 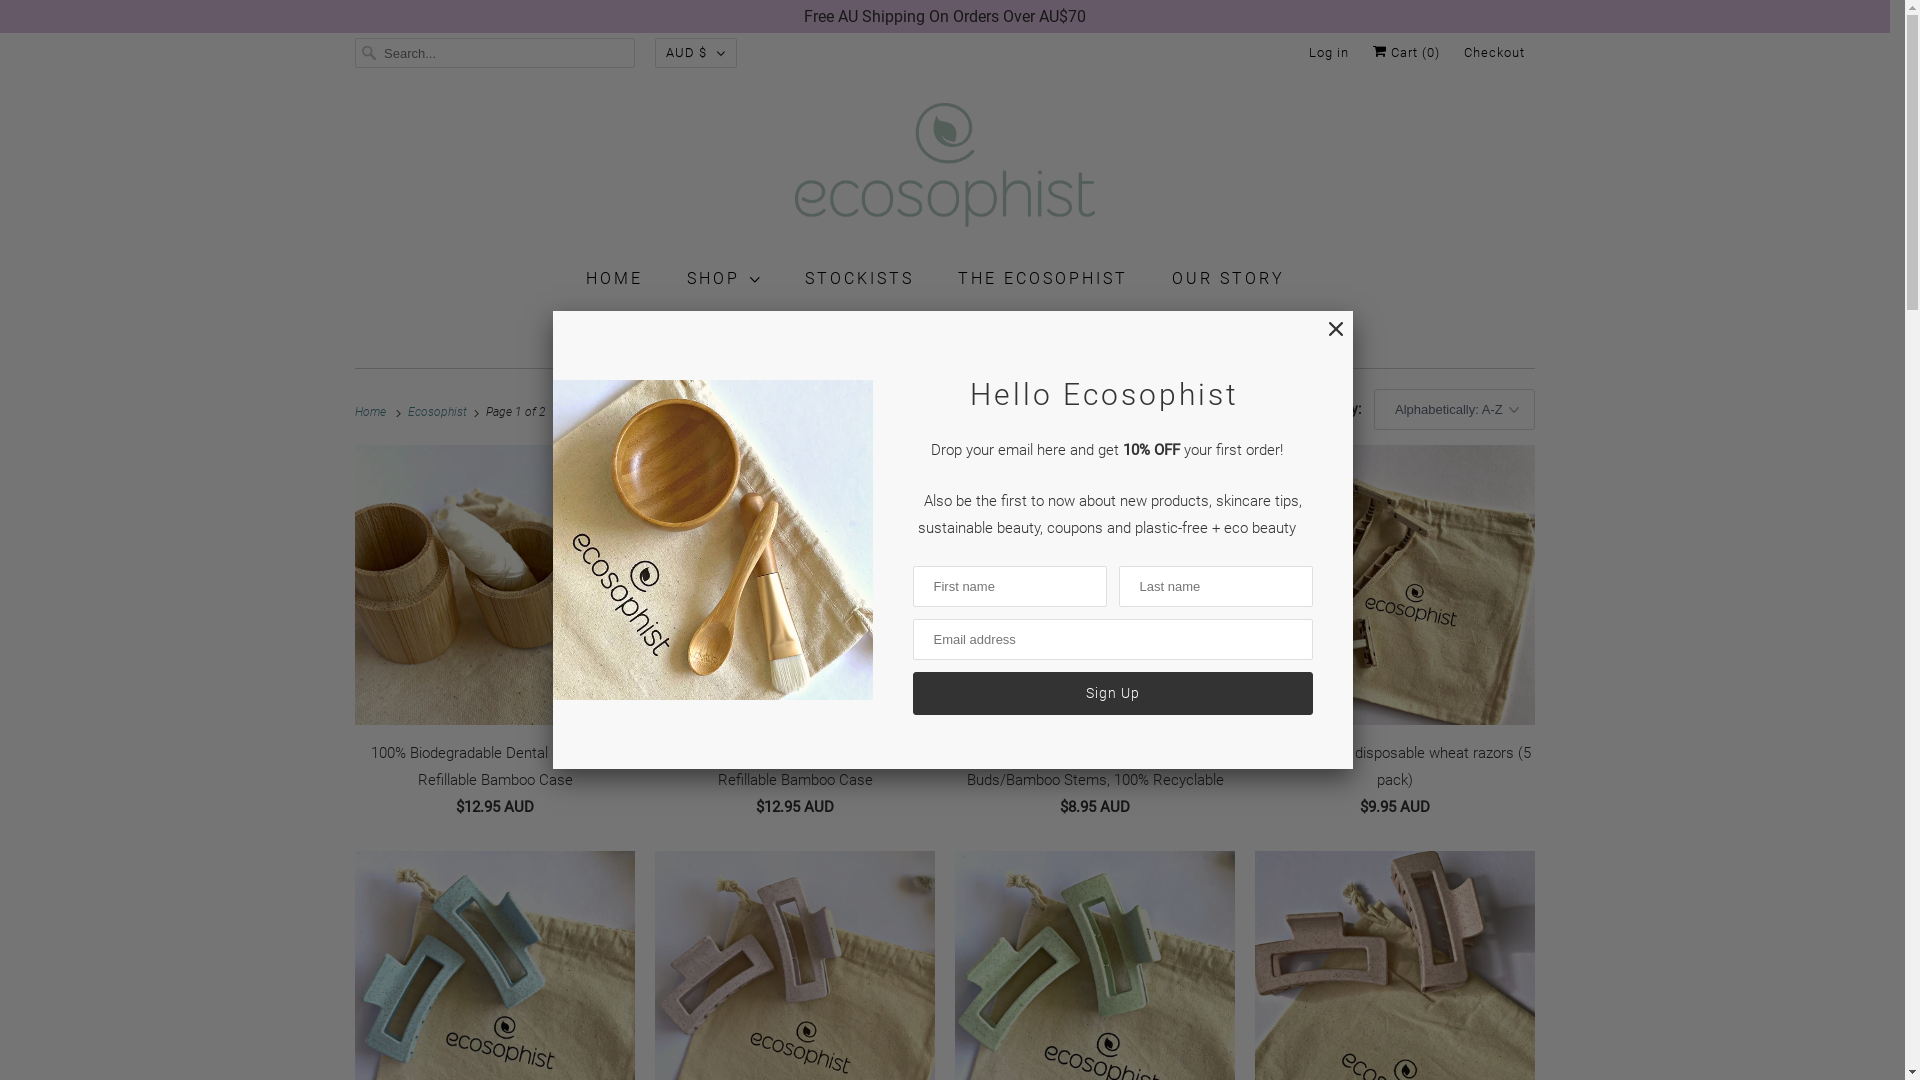 What do you see at coordinates (1309, 52) in the screenshot?
I see `'Log in'` at bounding box center [1309, 52].